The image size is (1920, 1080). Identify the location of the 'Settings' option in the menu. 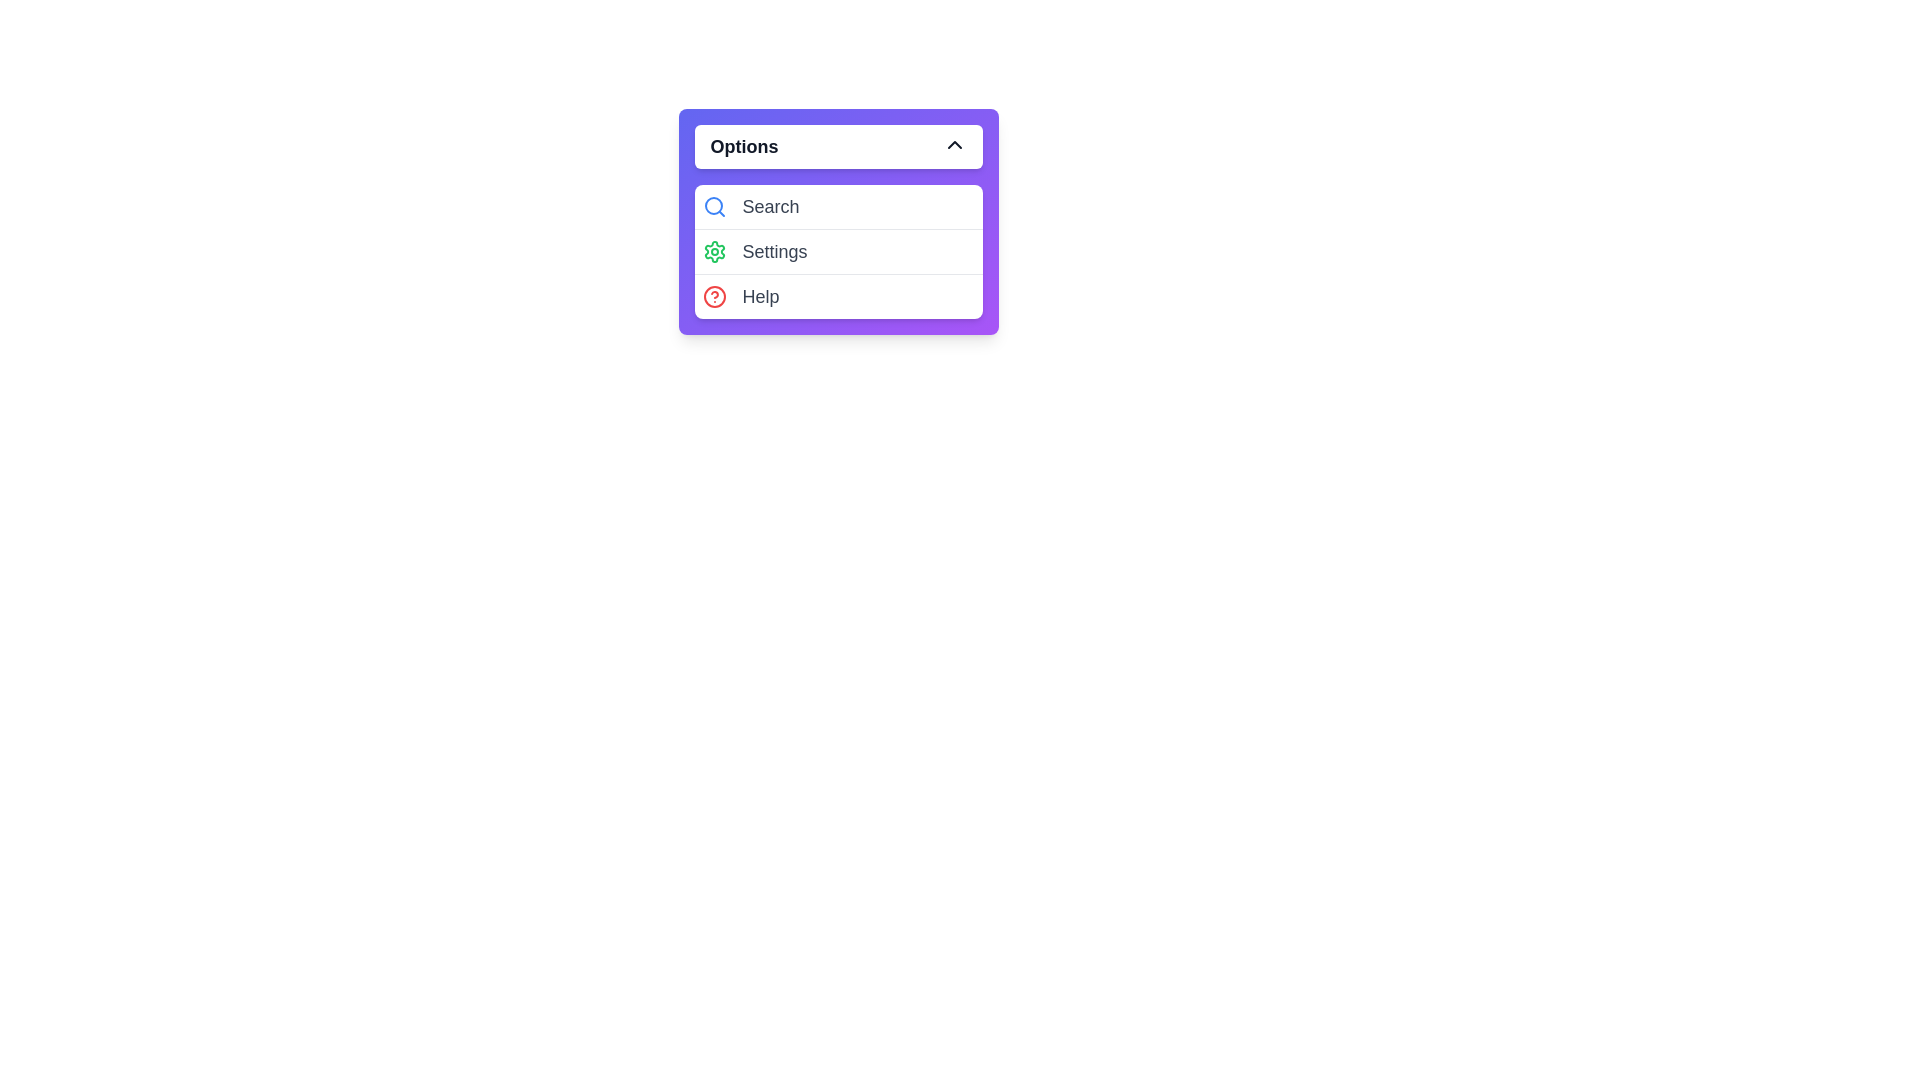
(838, 250).